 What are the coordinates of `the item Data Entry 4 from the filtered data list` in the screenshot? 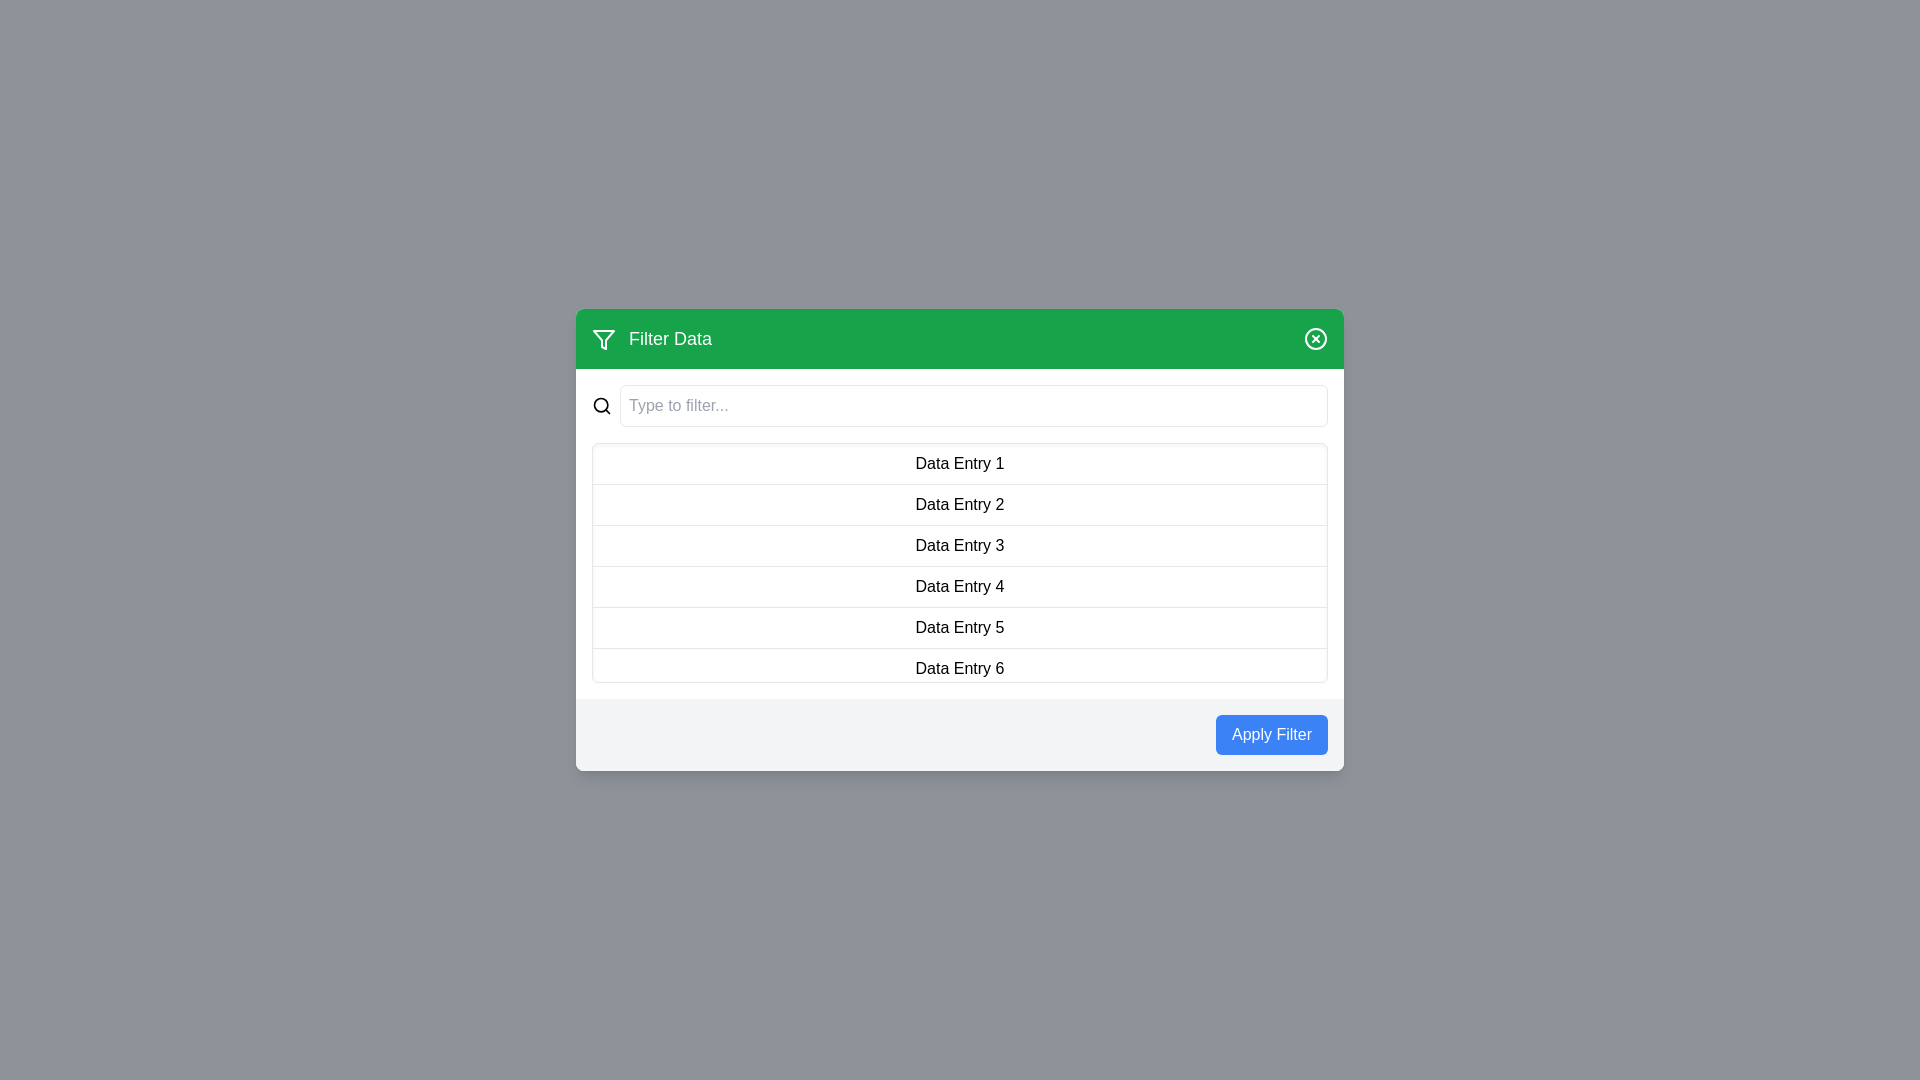 It's located at (960, 586).